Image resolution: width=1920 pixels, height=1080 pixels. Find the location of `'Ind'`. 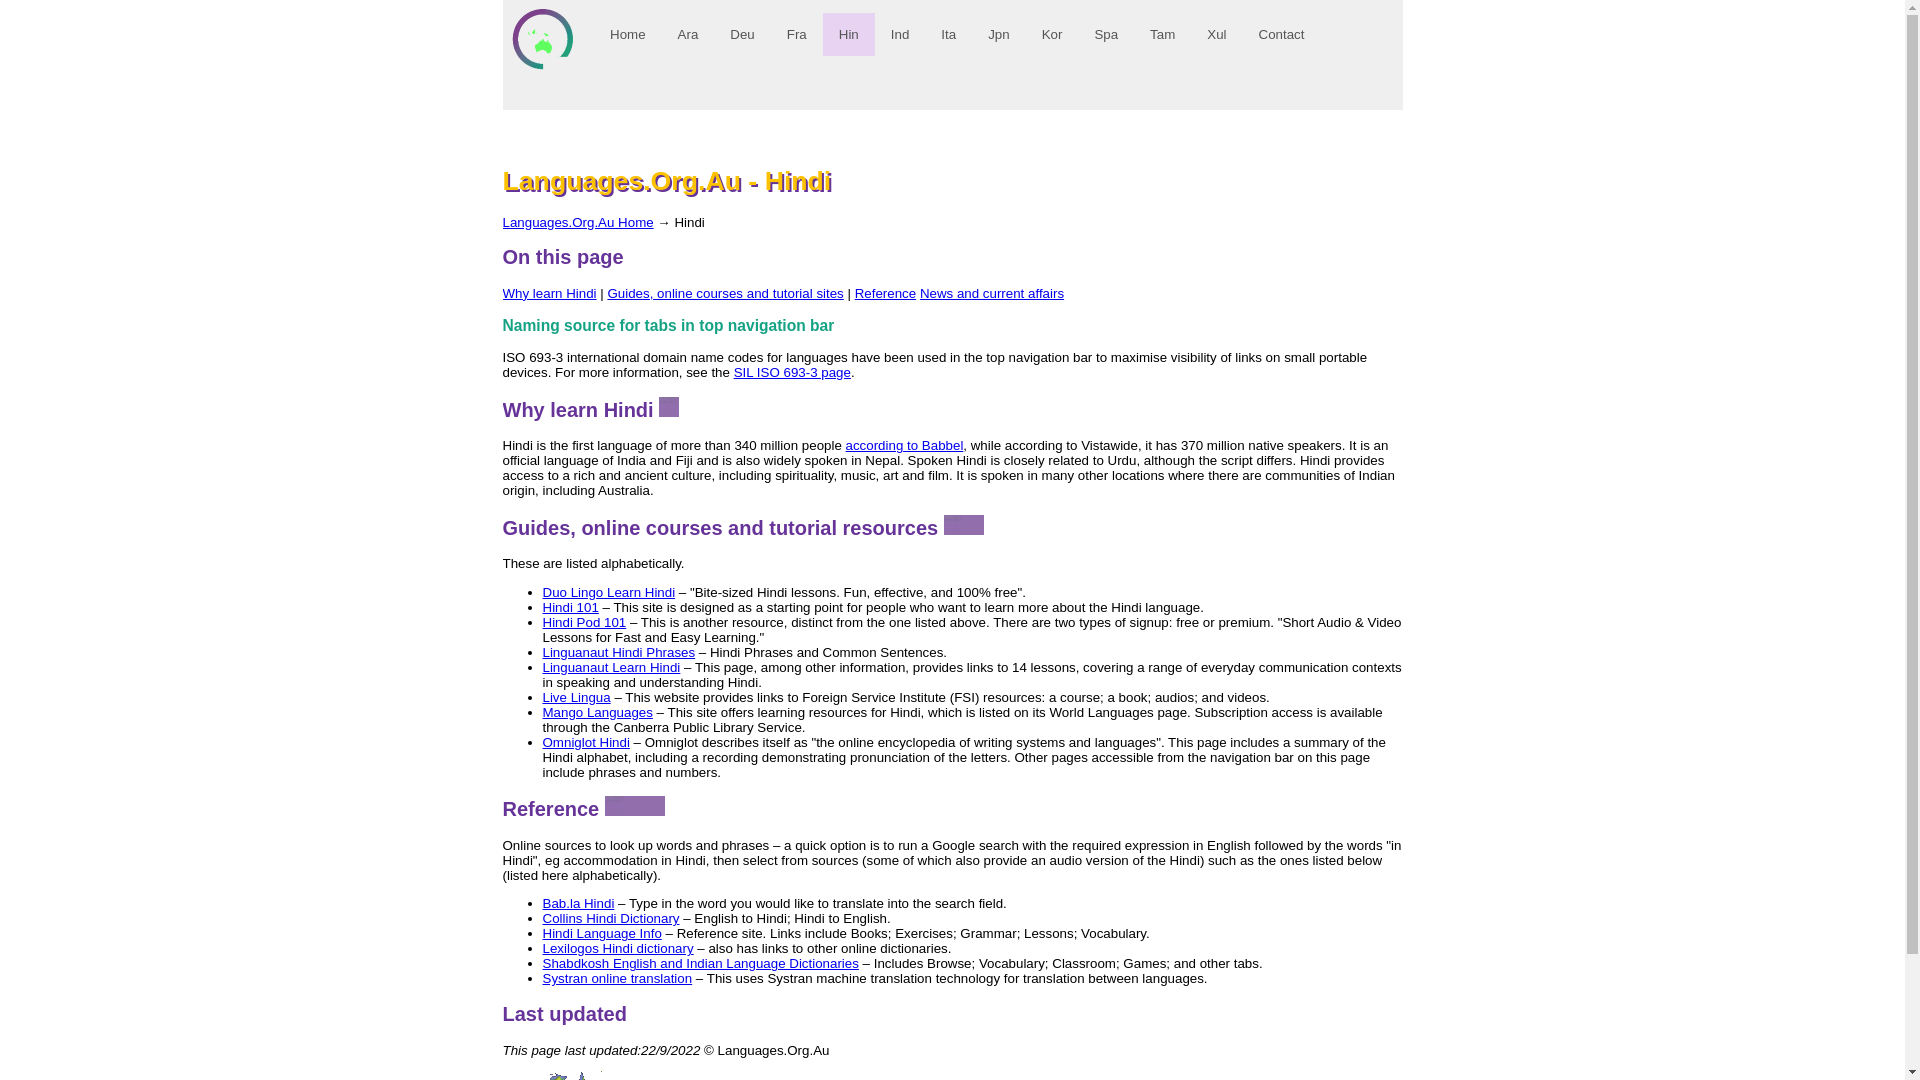

'Ind' is located at coordinates (898, 34).